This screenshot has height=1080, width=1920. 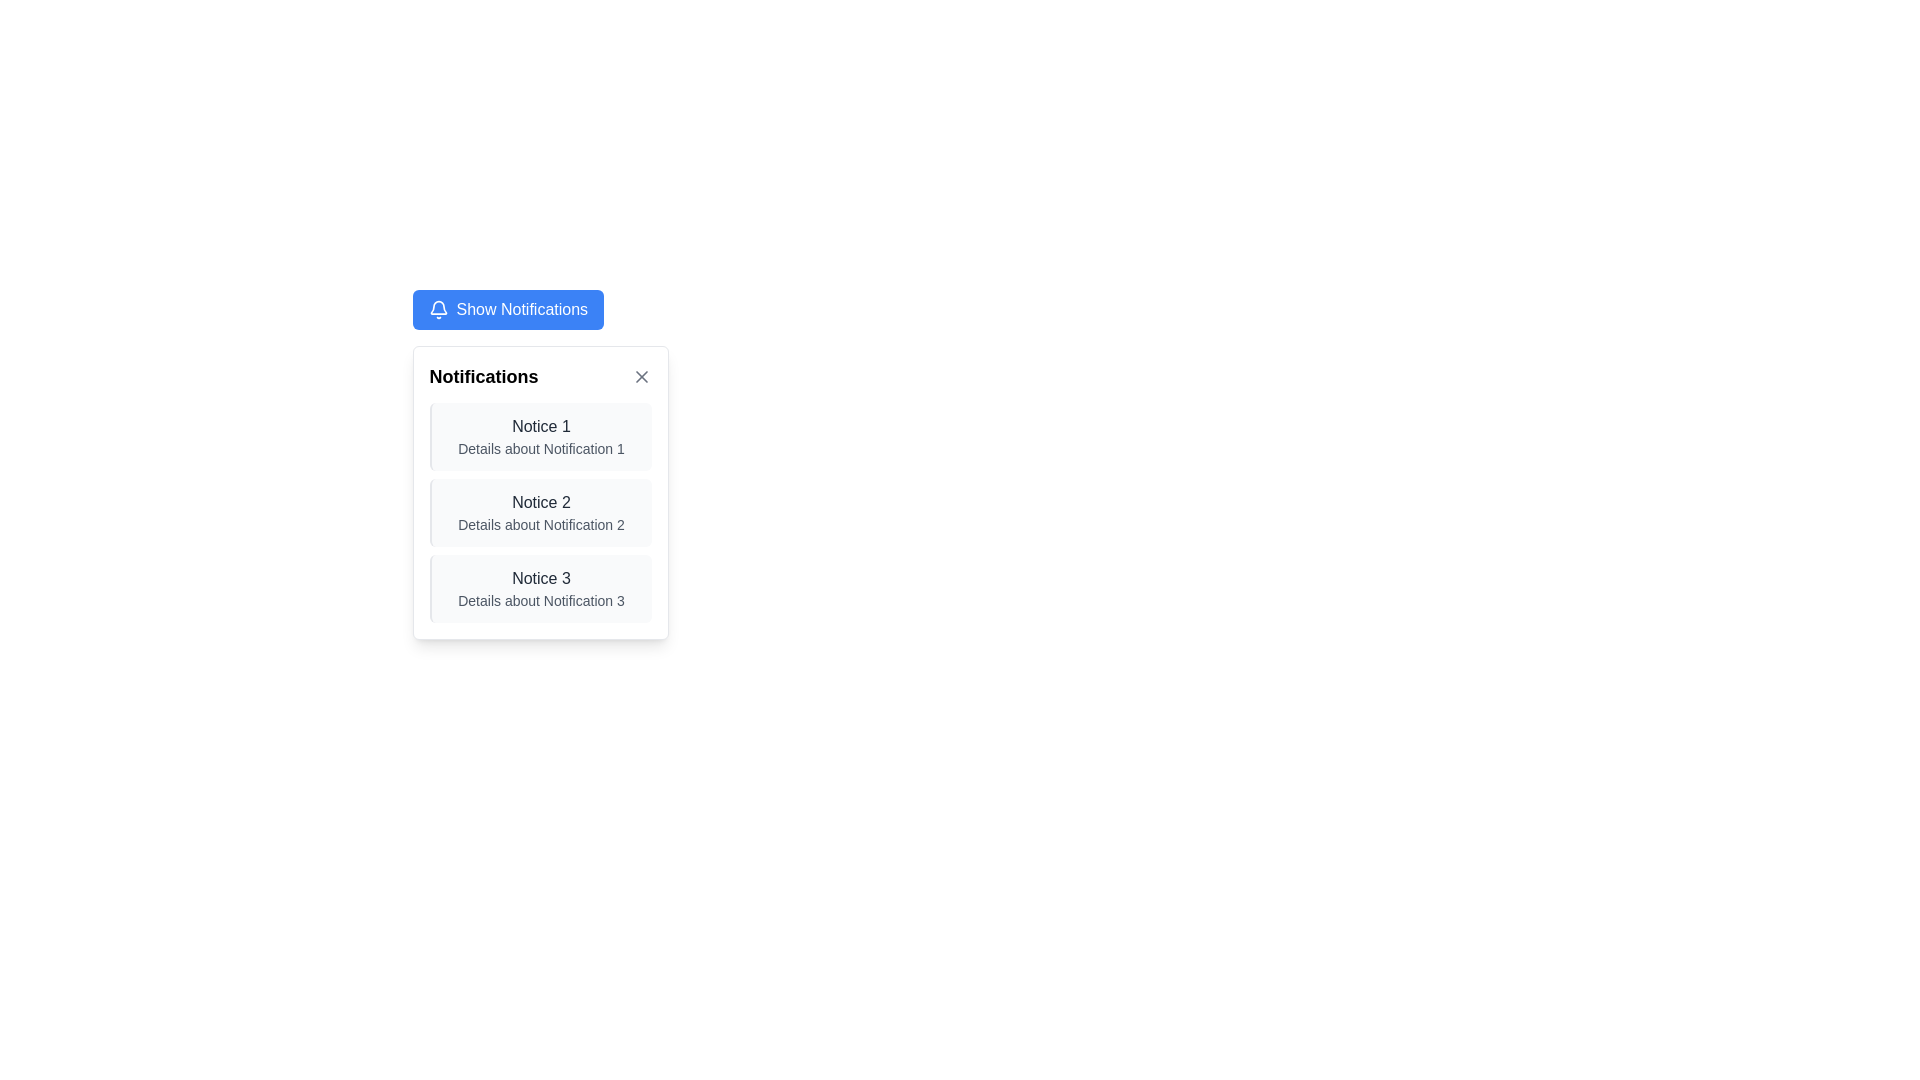 What do you see at coordinates (540, 512) in the screenshot?
I see `details of the Notification card displaying 'Notification 2', which is the second notification in a vertical list within the notification panel` at bounding box center [540, 512].